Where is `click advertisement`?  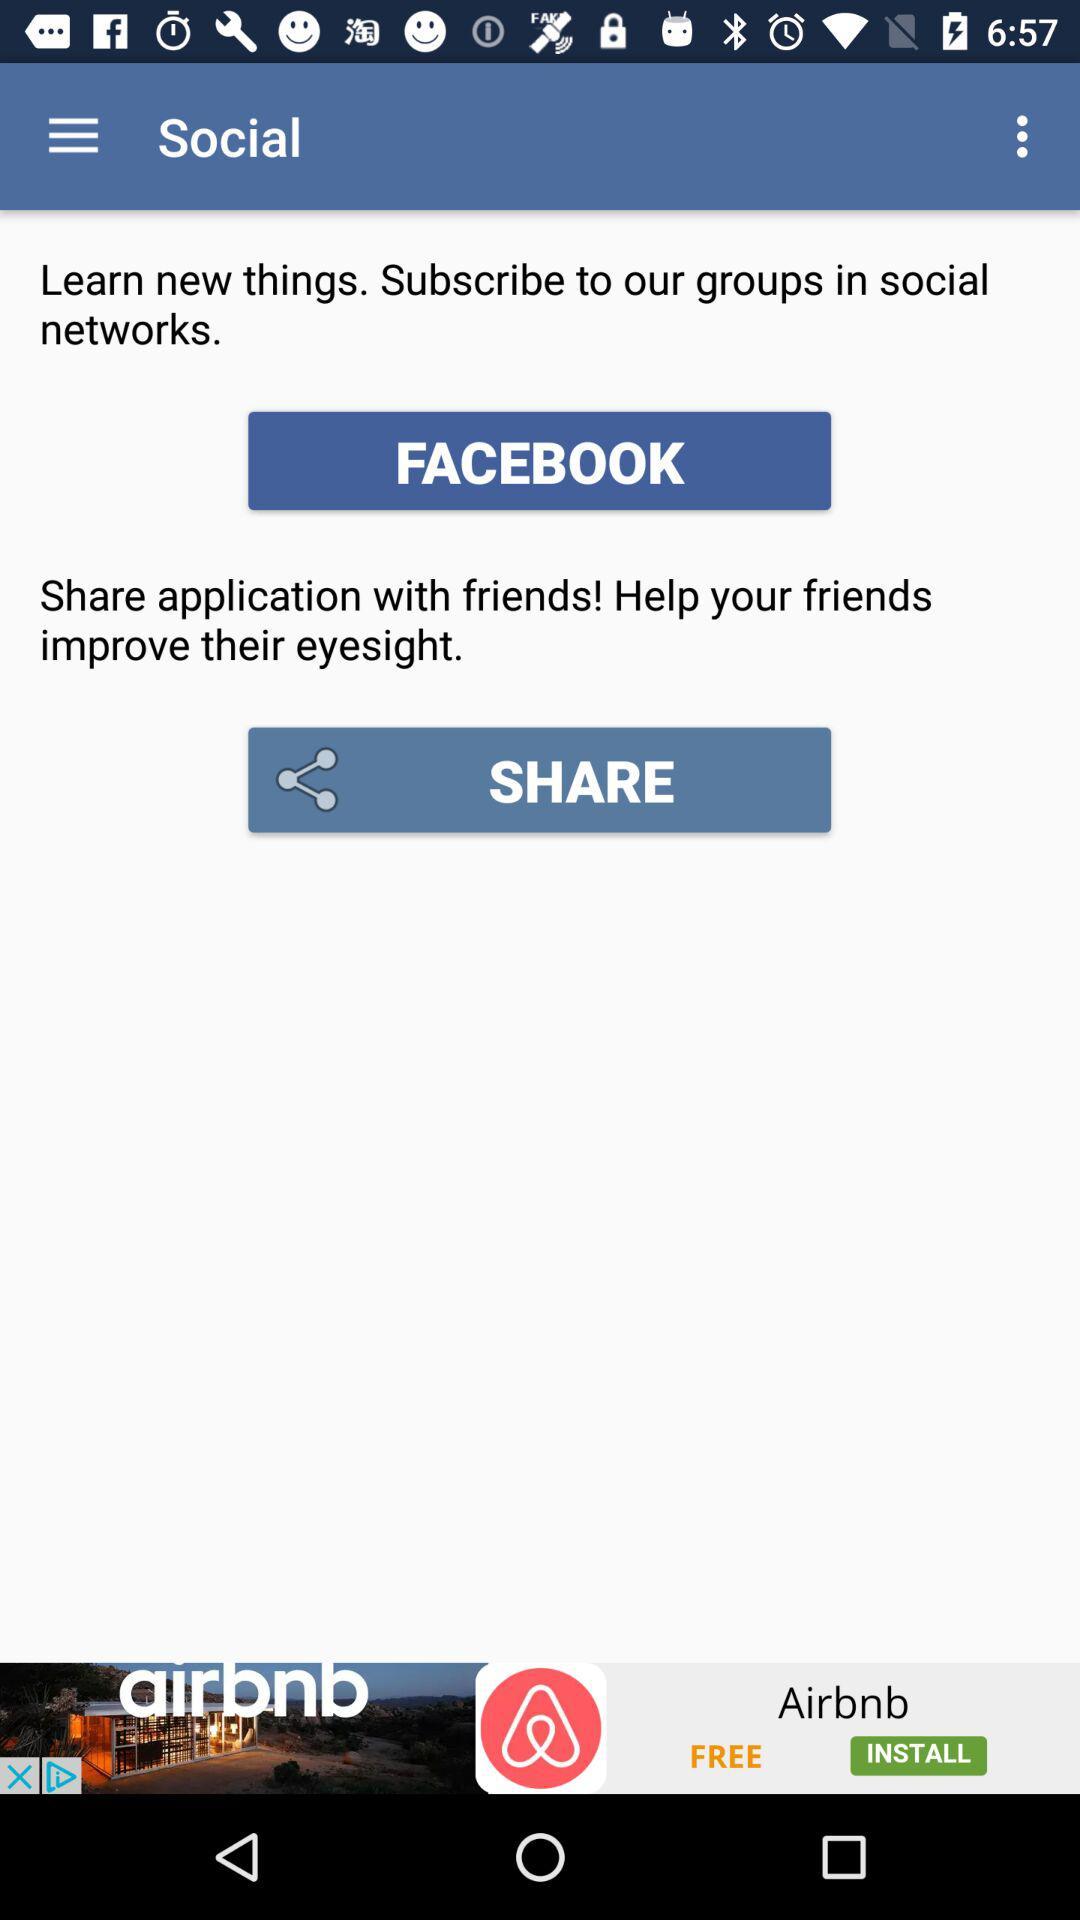 click advertisement is located at coordinates (540, 1727).